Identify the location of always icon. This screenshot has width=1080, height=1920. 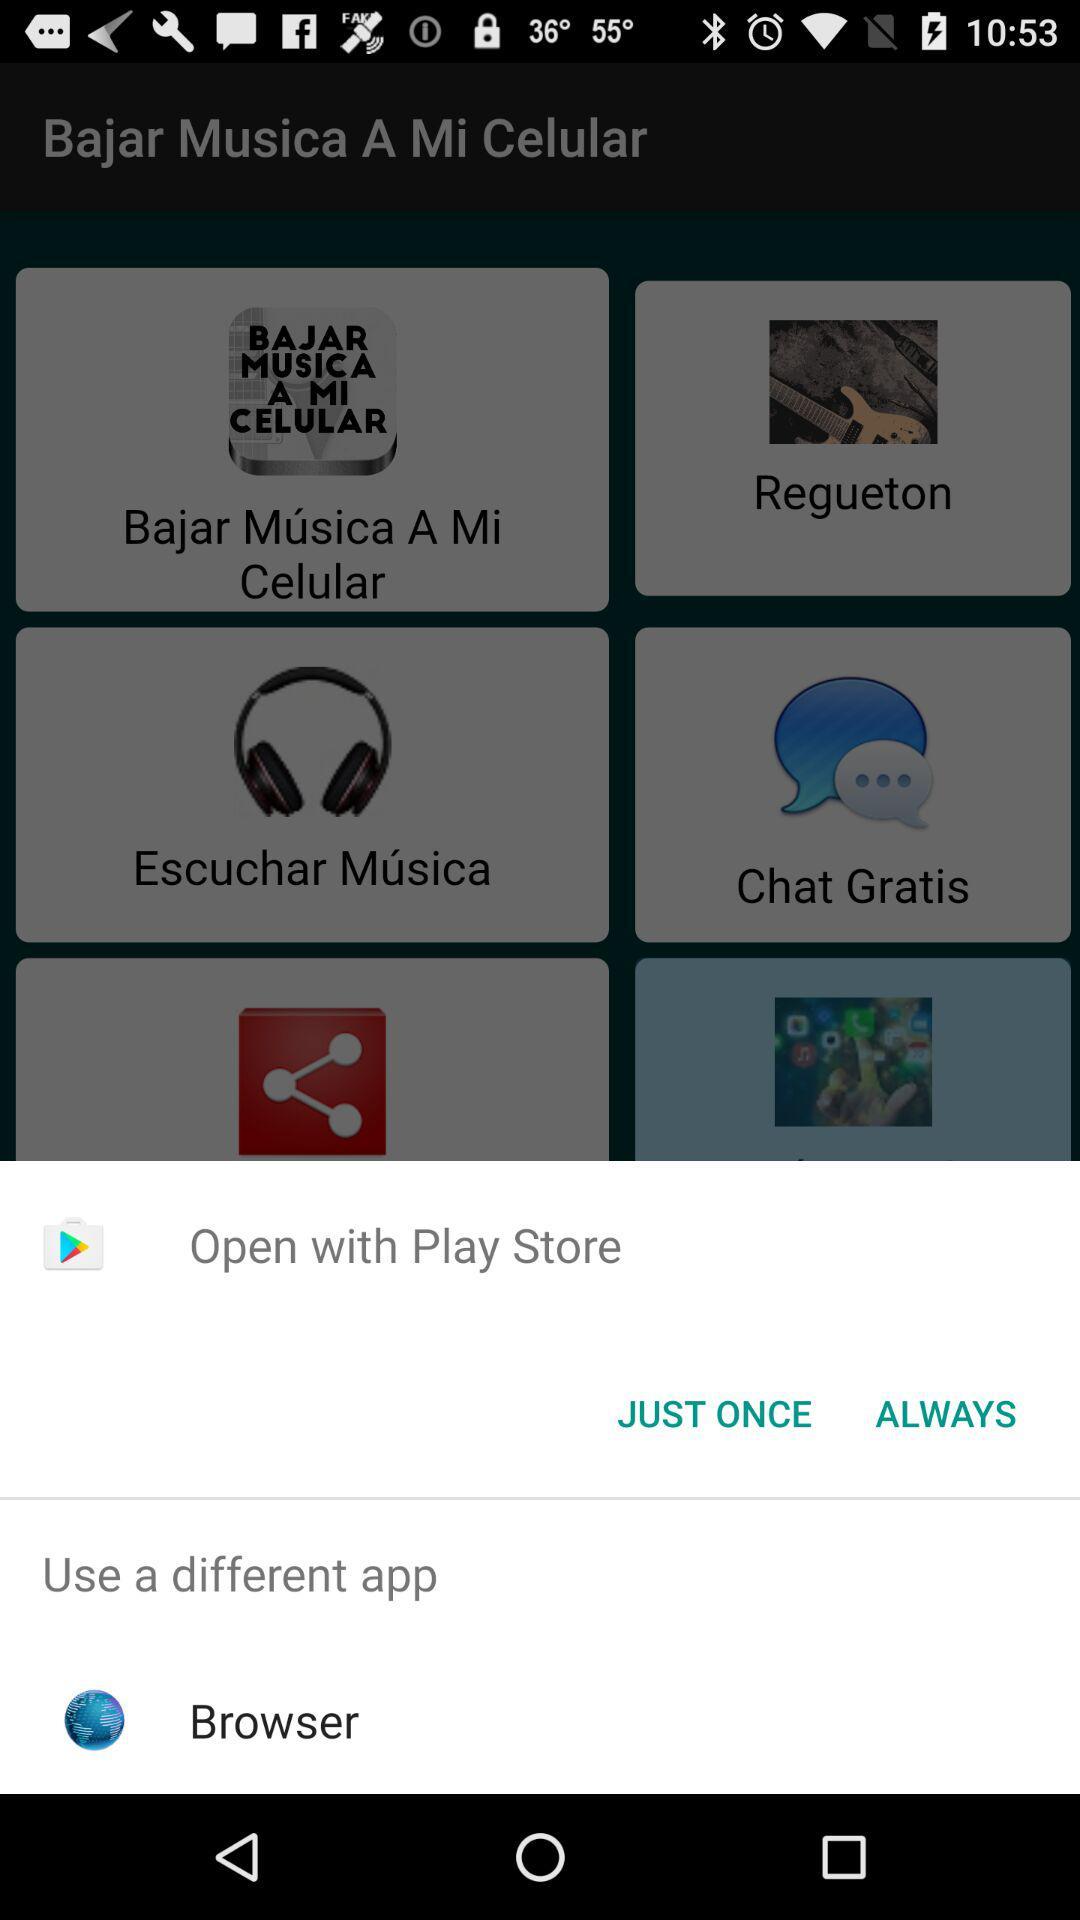
(945, 1411).